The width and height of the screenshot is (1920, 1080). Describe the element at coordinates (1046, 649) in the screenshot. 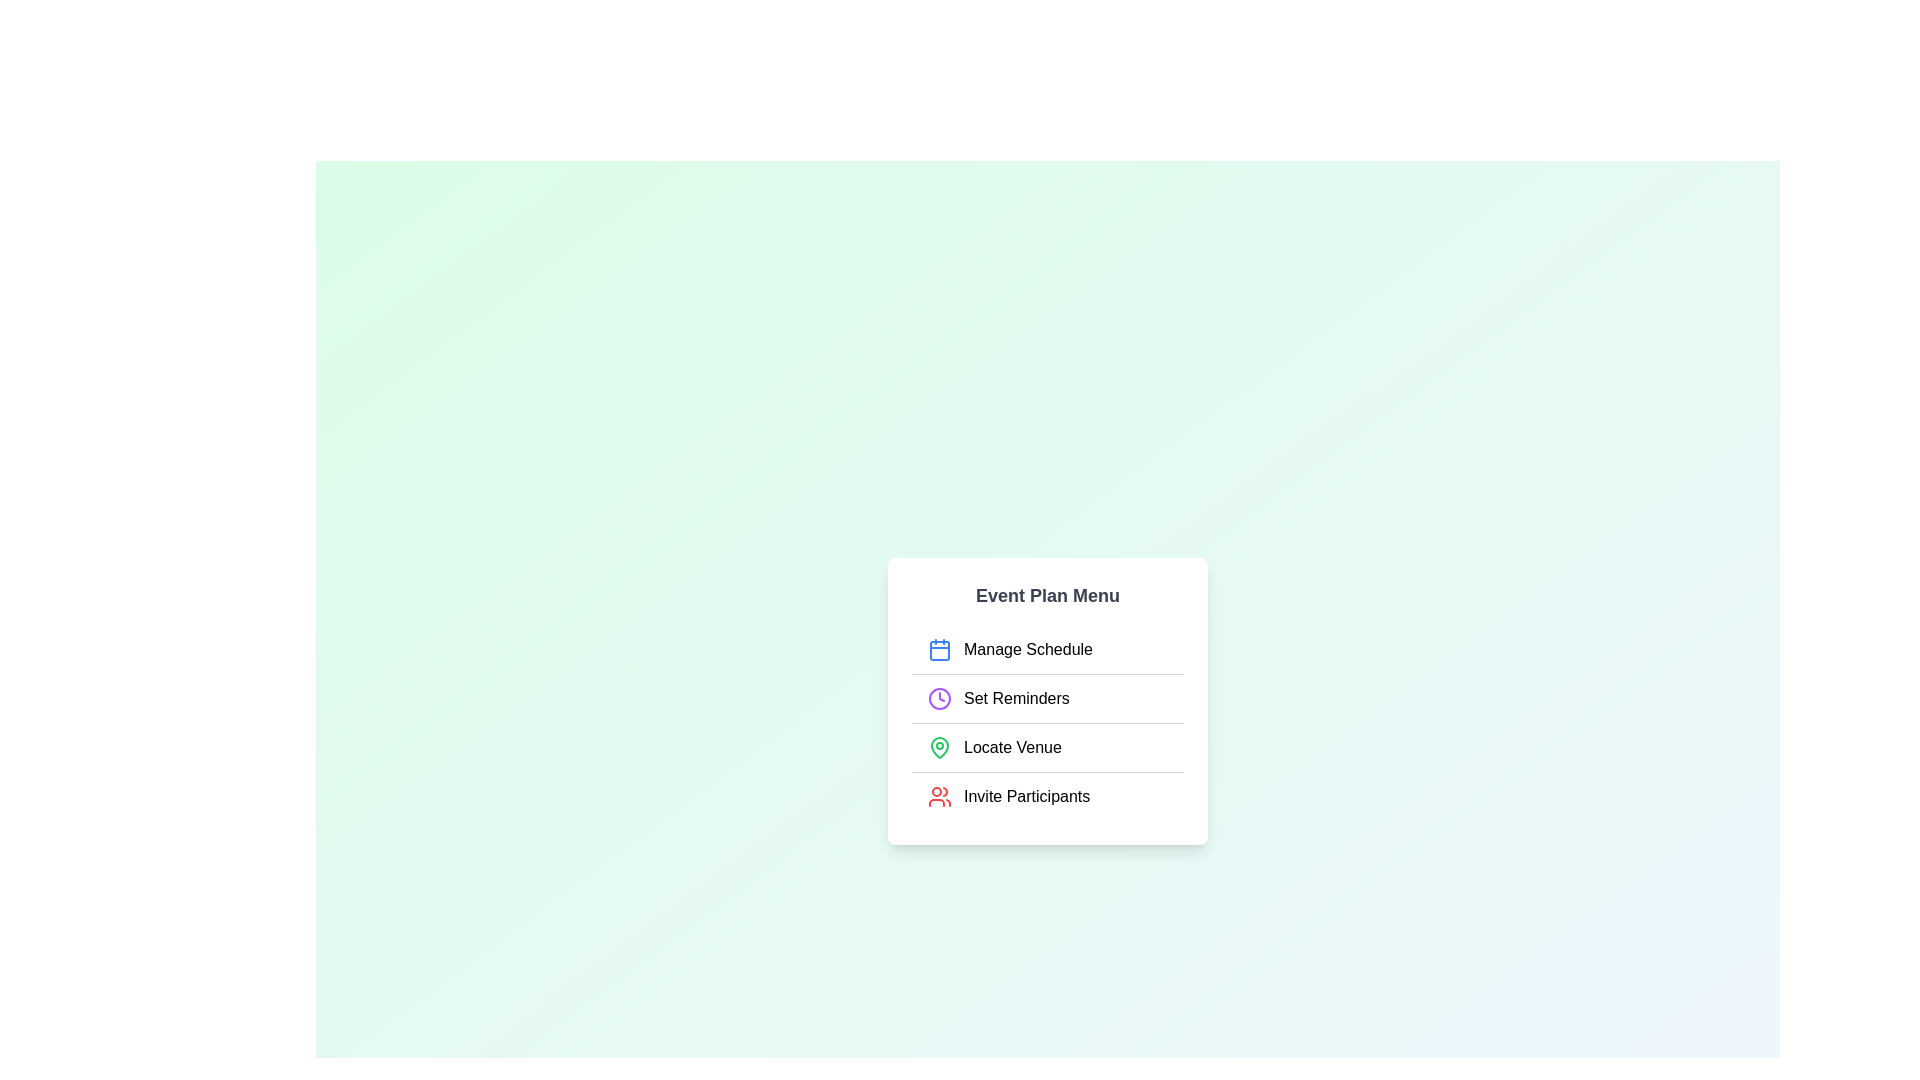

I see `the menu item Manage Schedule to perform its action` at that location.